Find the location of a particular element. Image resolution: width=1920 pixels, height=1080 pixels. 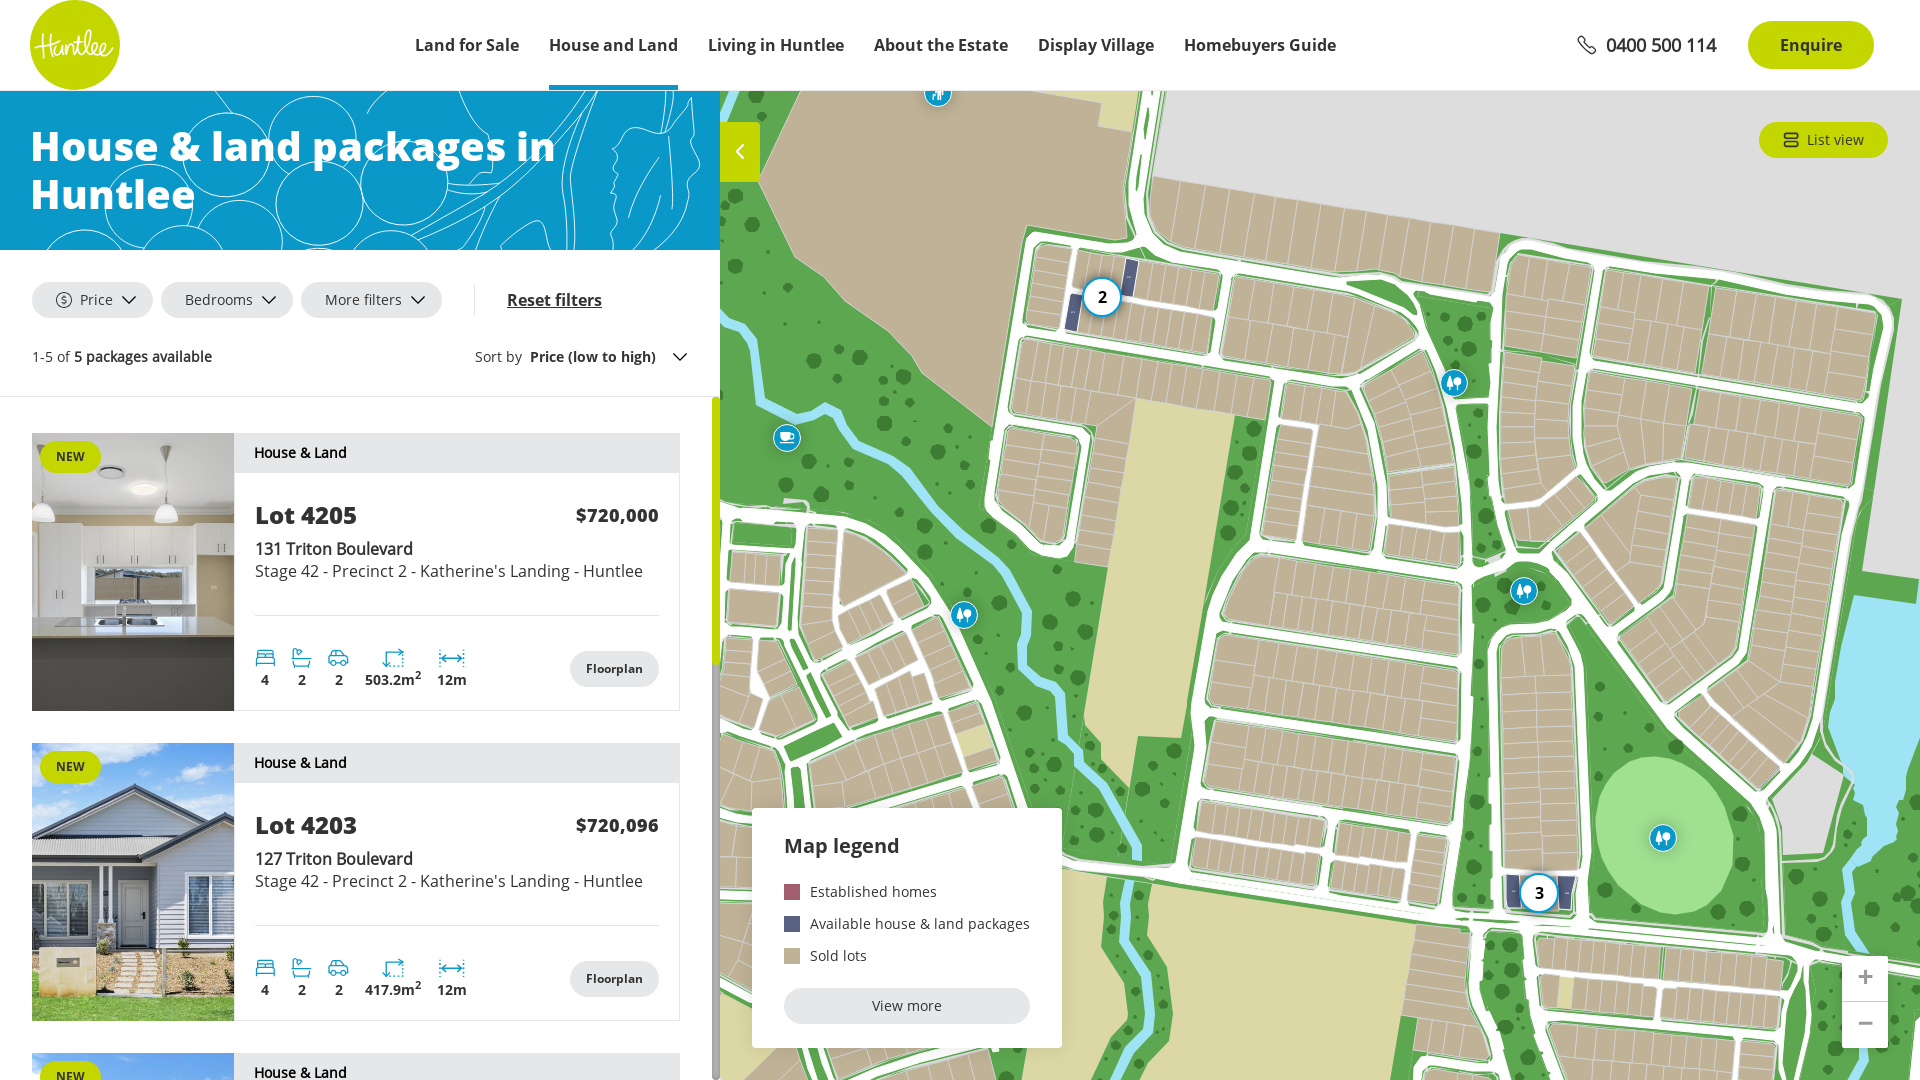

'About the Estate' is located at coordinates (873, 45).